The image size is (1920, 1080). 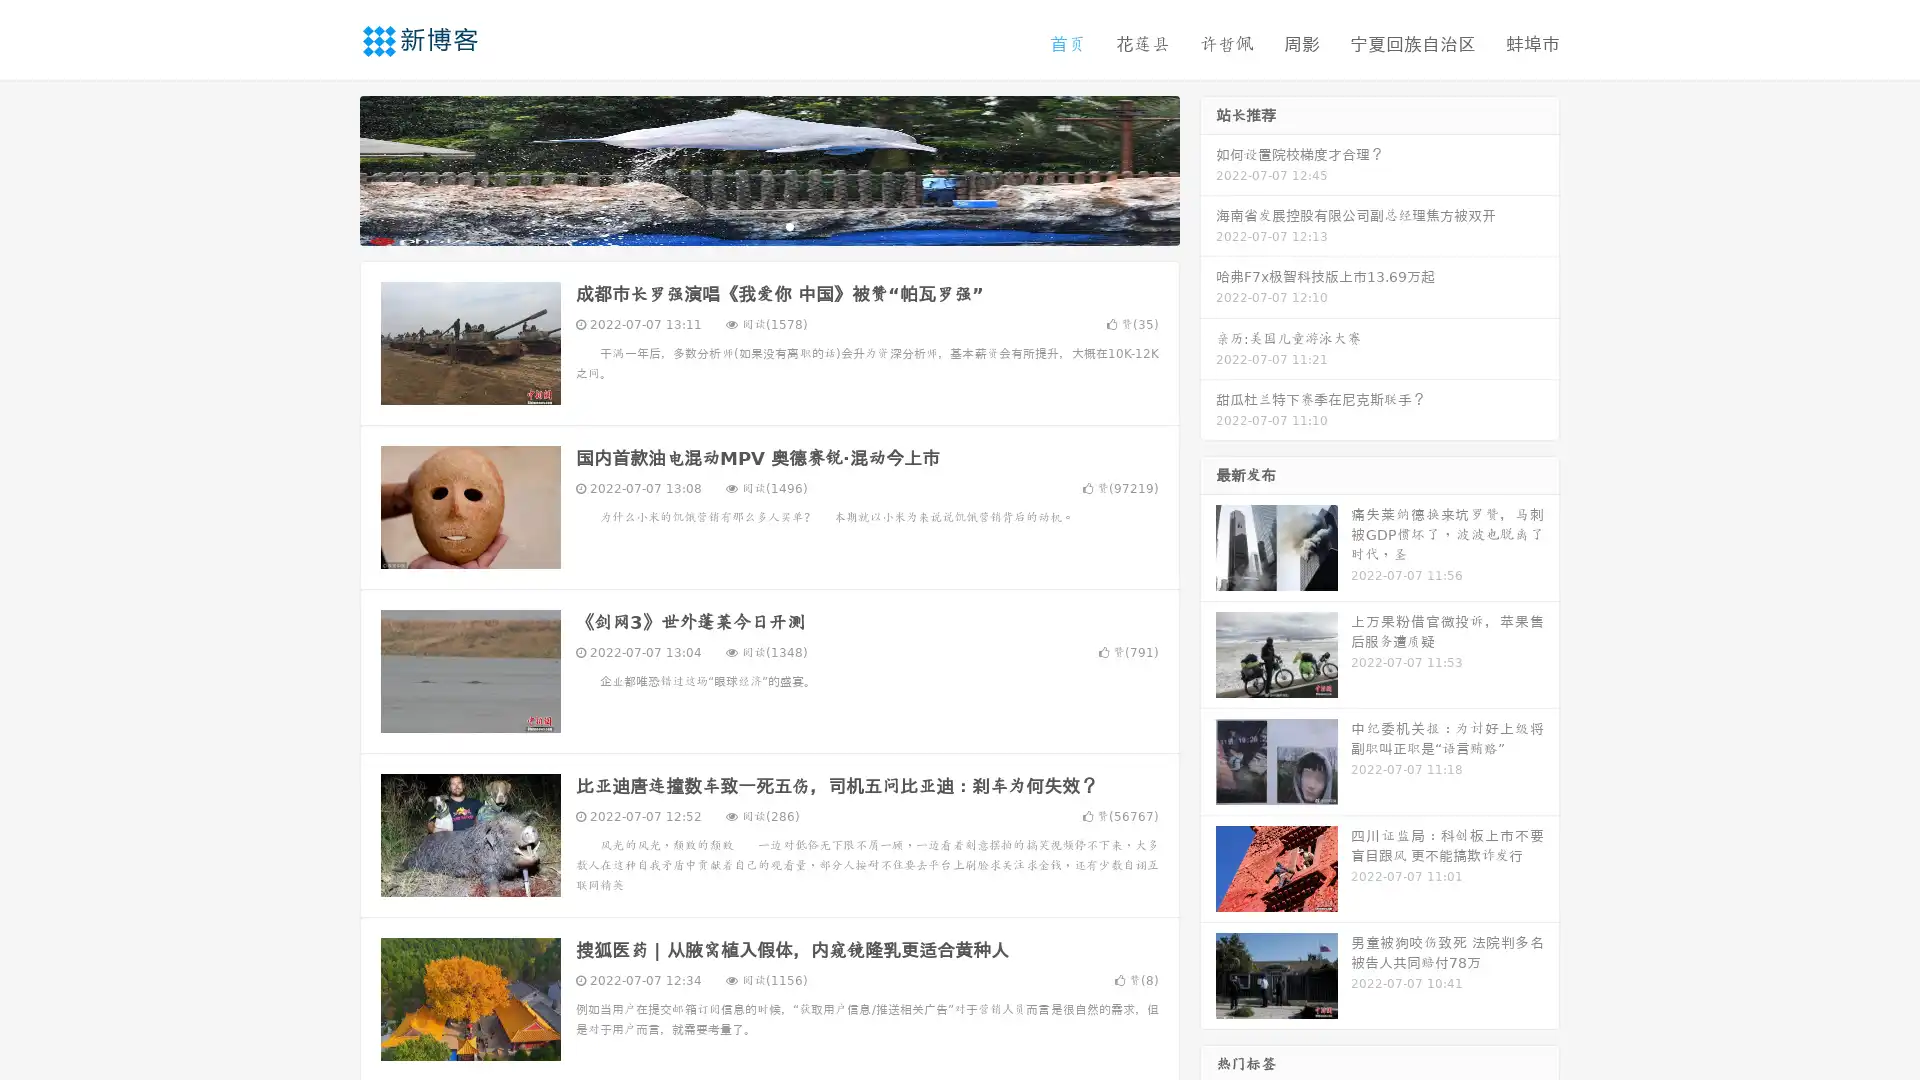 I want to click on Go to slide 1, so click(x=748, y=225).